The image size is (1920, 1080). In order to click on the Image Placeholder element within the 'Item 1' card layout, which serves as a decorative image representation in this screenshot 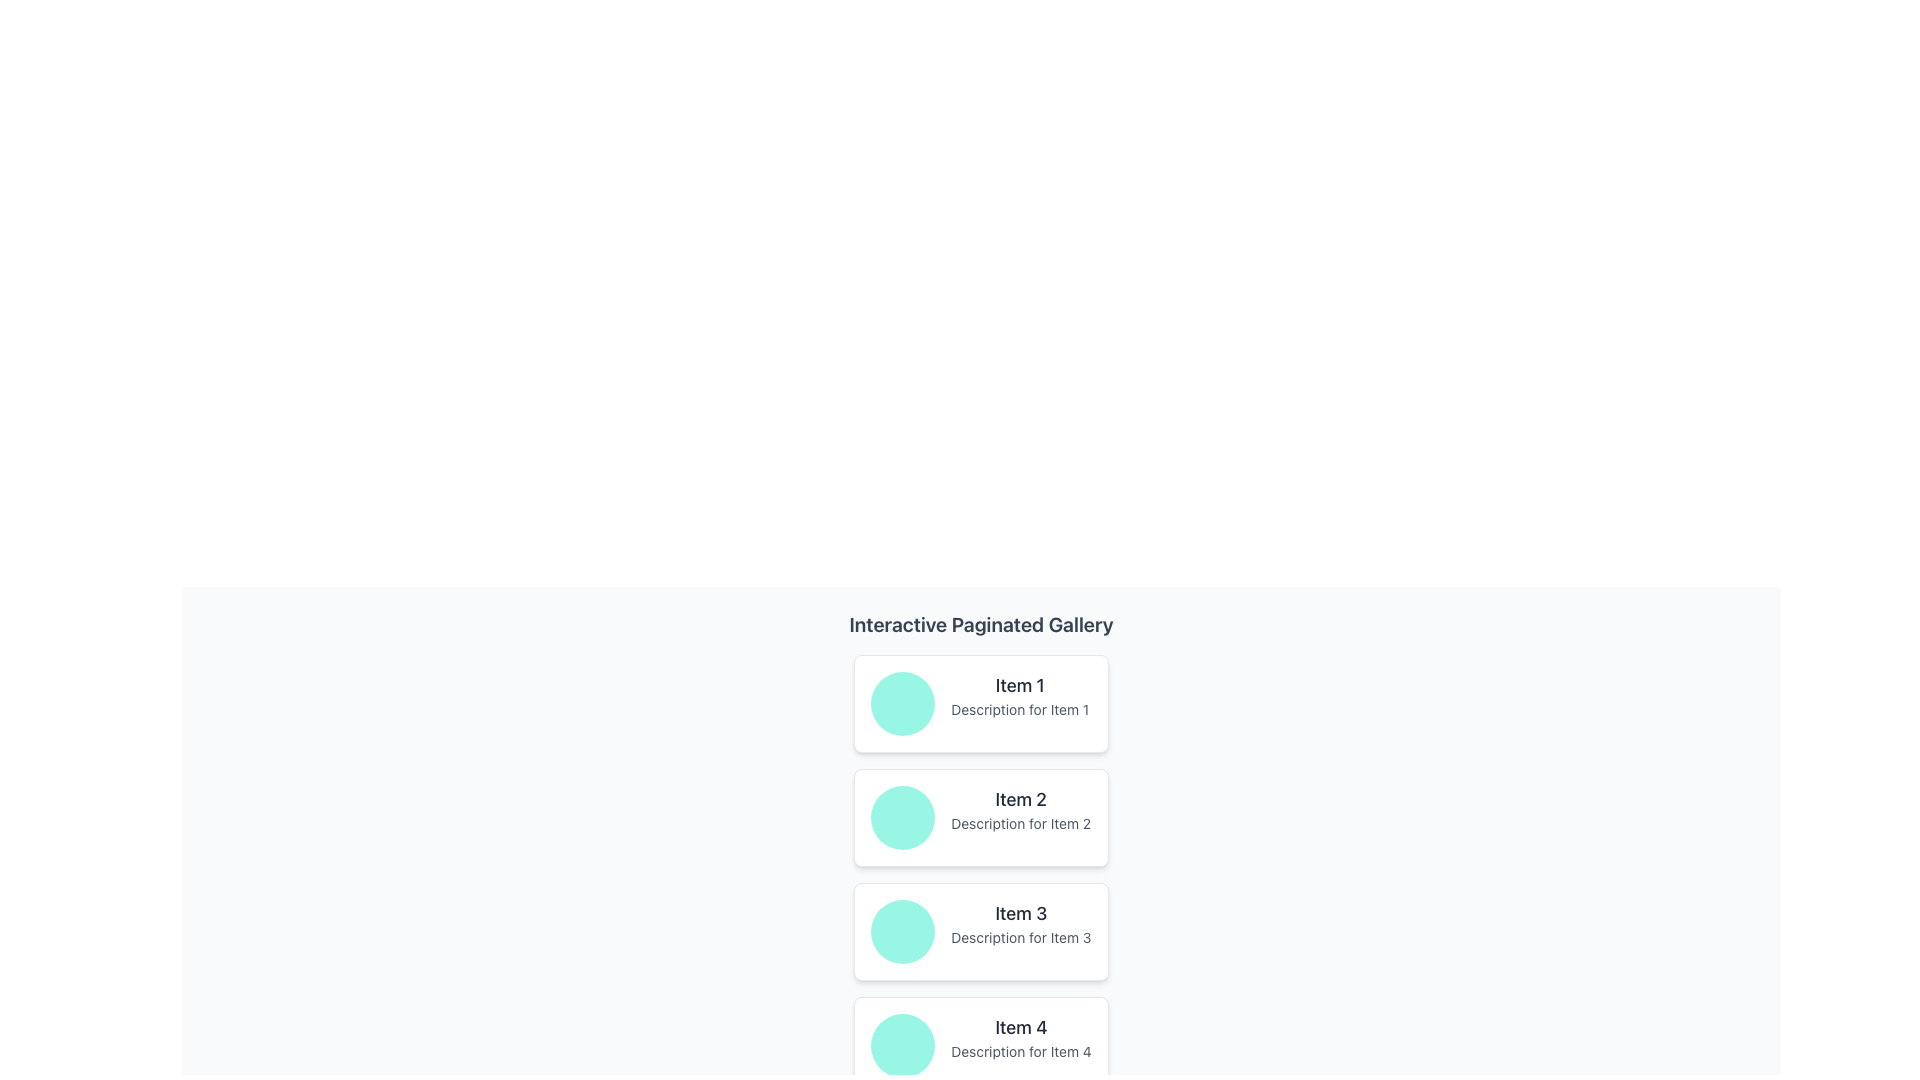, I will do `click(902, 703)`.